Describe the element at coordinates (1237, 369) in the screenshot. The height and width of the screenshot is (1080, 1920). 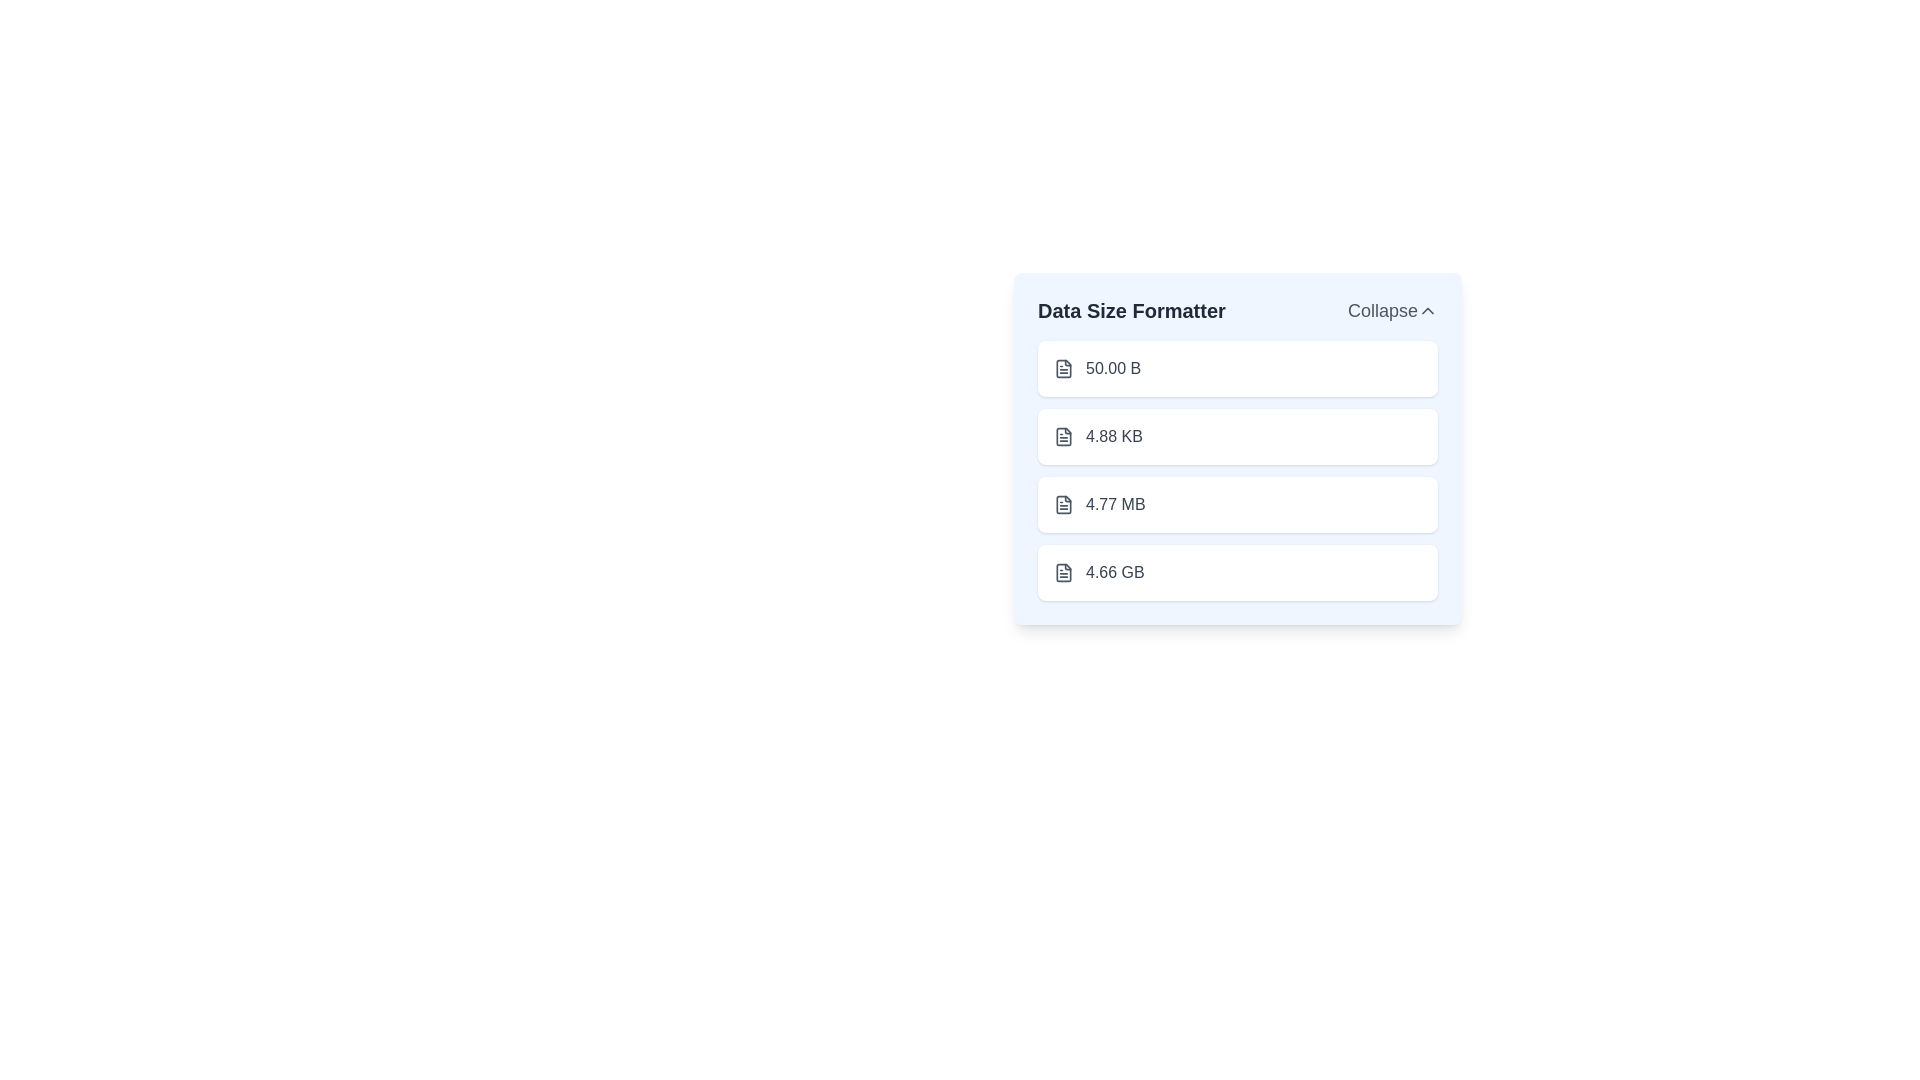
I see `the informational display item showing the data size '50.00 B' in the 'Data Size Formatter' section` at that location.